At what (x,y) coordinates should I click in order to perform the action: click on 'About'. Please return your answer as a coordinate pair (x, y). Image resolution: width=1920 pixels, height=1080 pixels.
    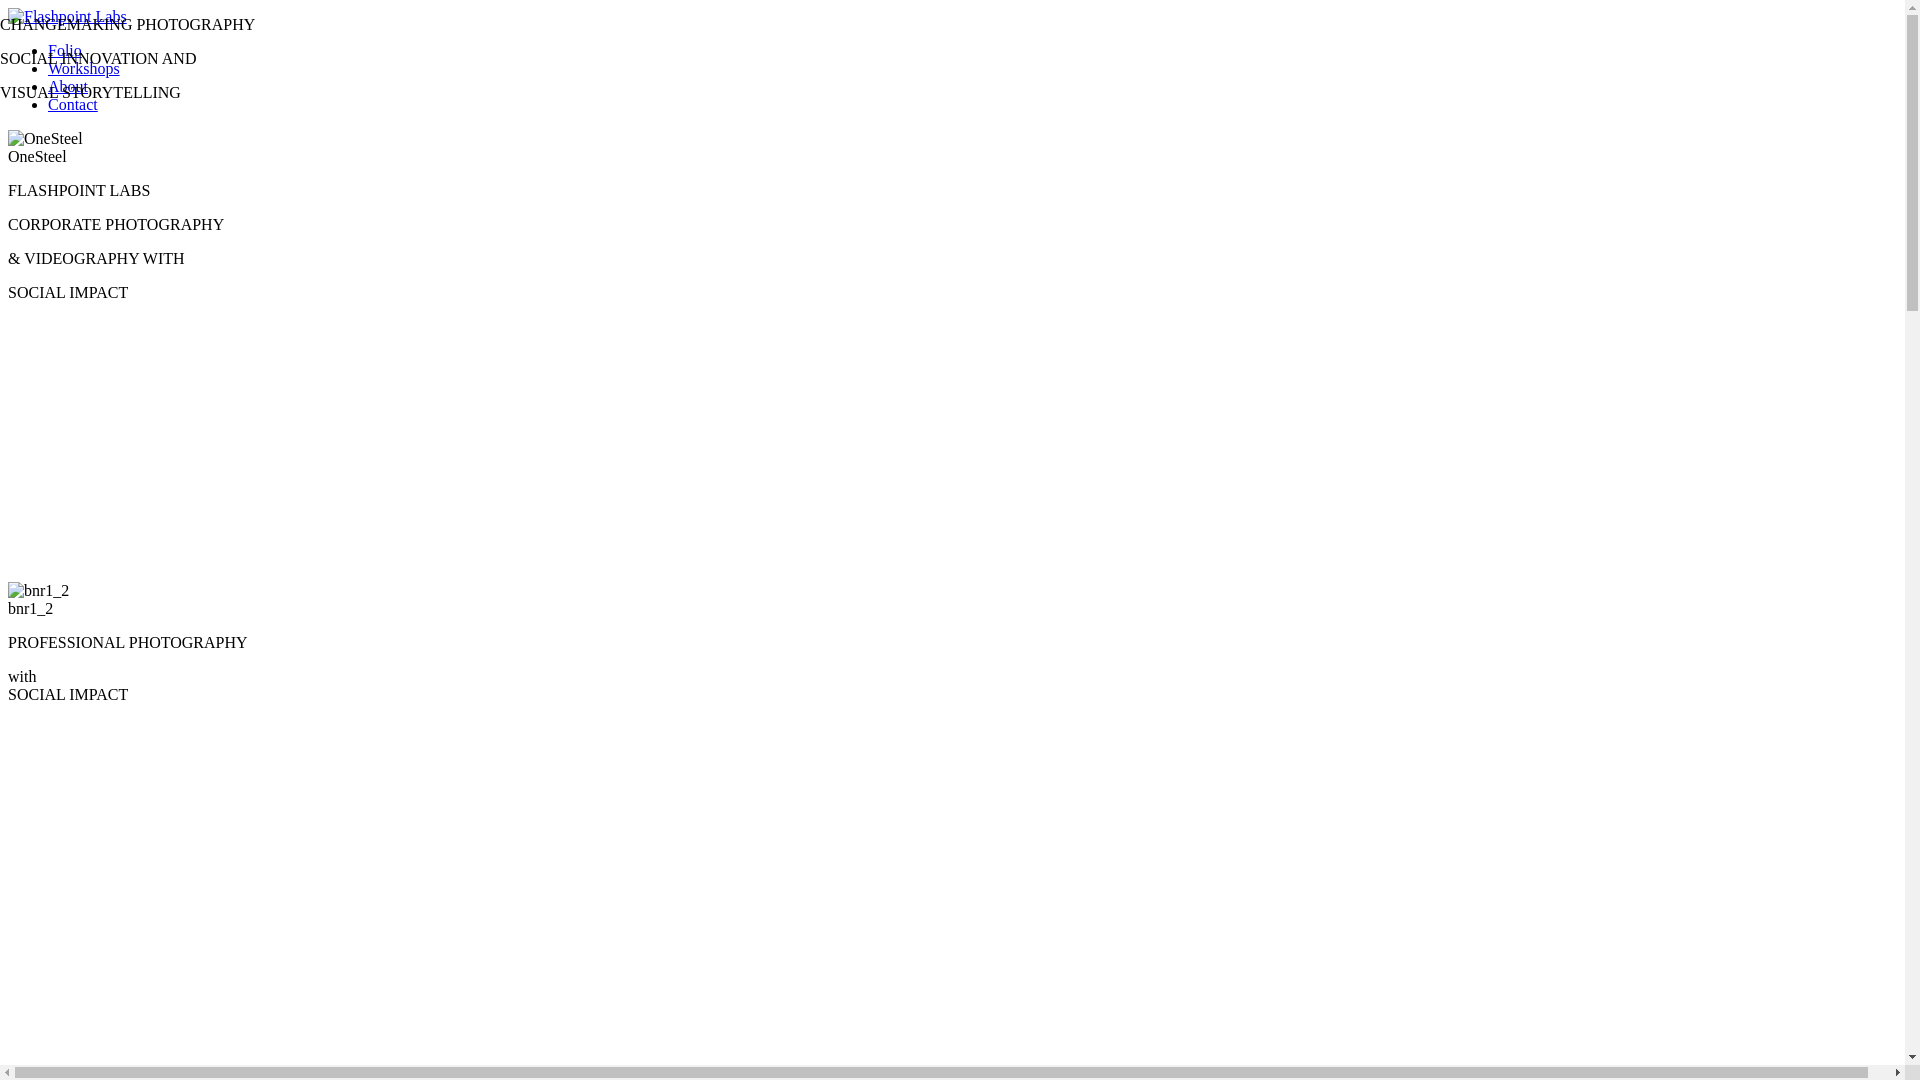
    Looking at the image, I should click on (67, 85).